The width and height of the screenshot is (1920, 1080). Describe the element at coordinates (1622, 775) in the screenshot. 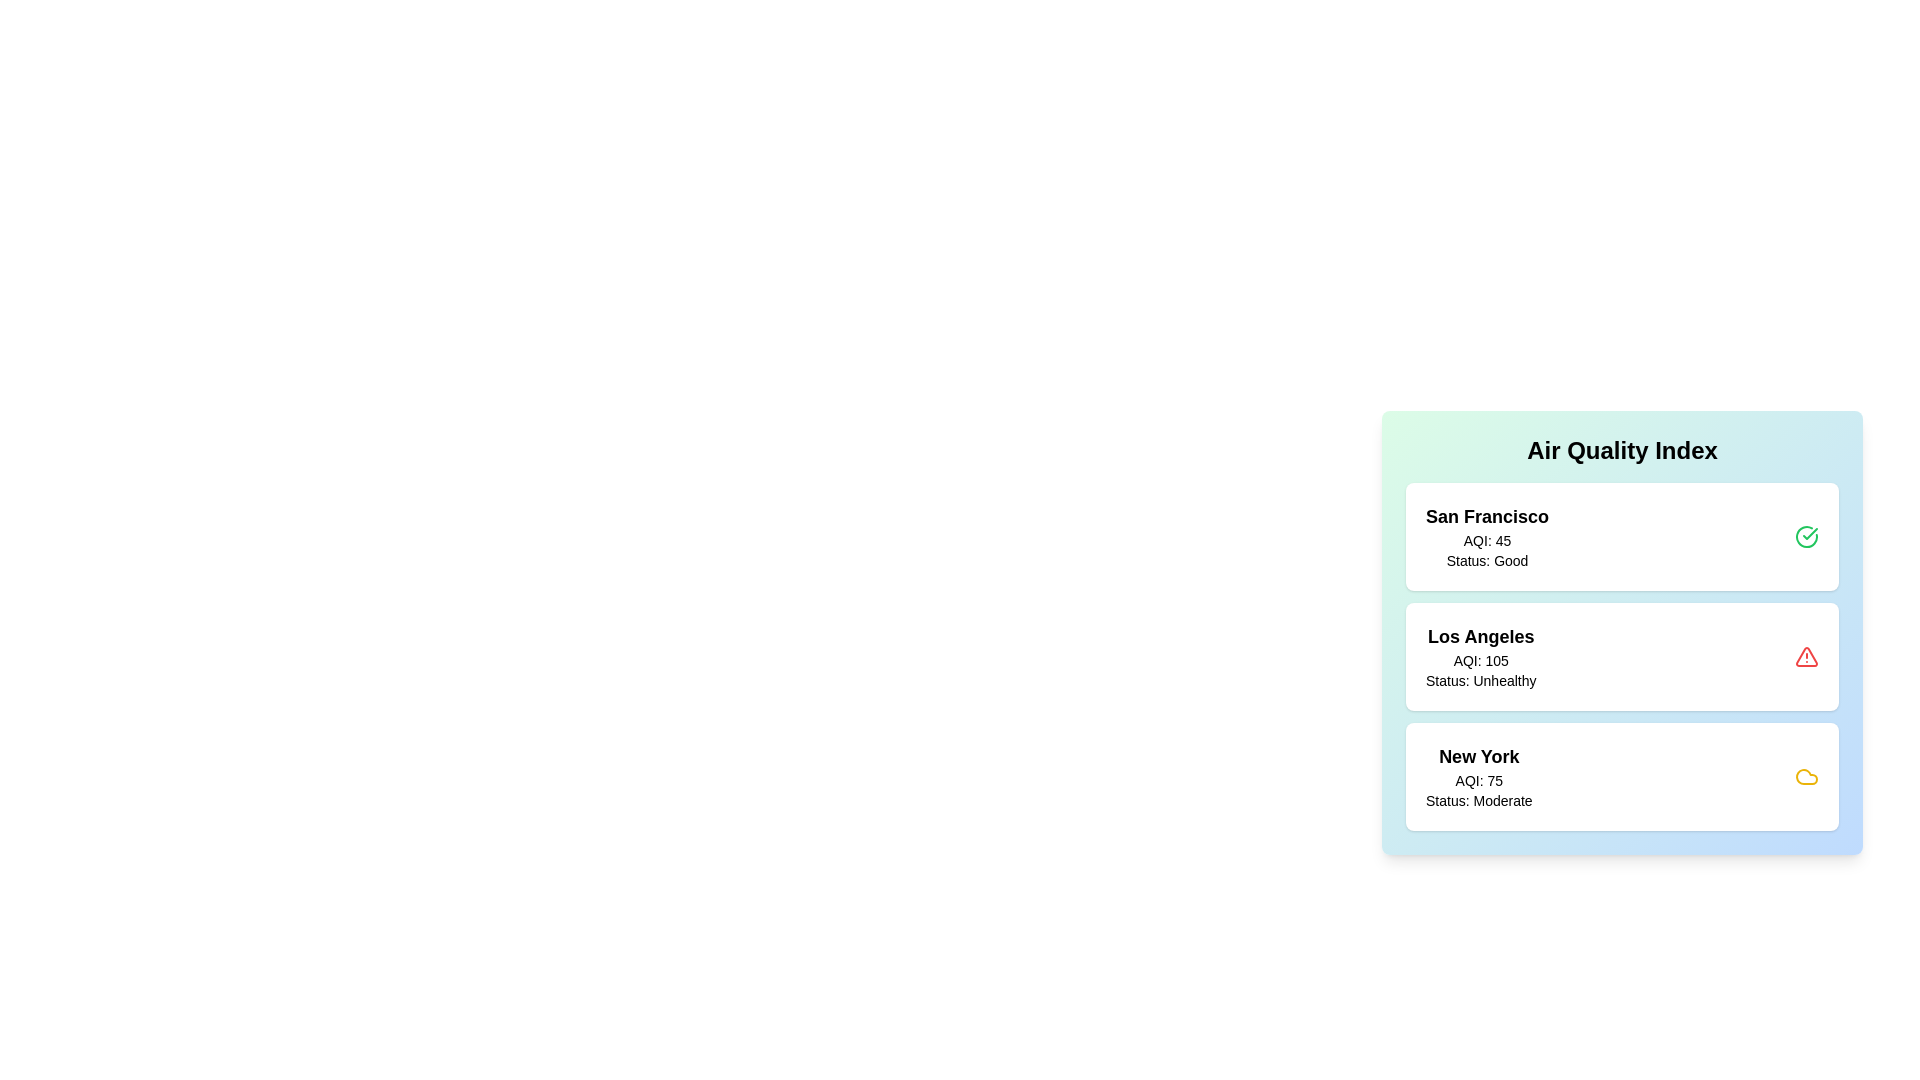

I see `the location card for New York` at that location.